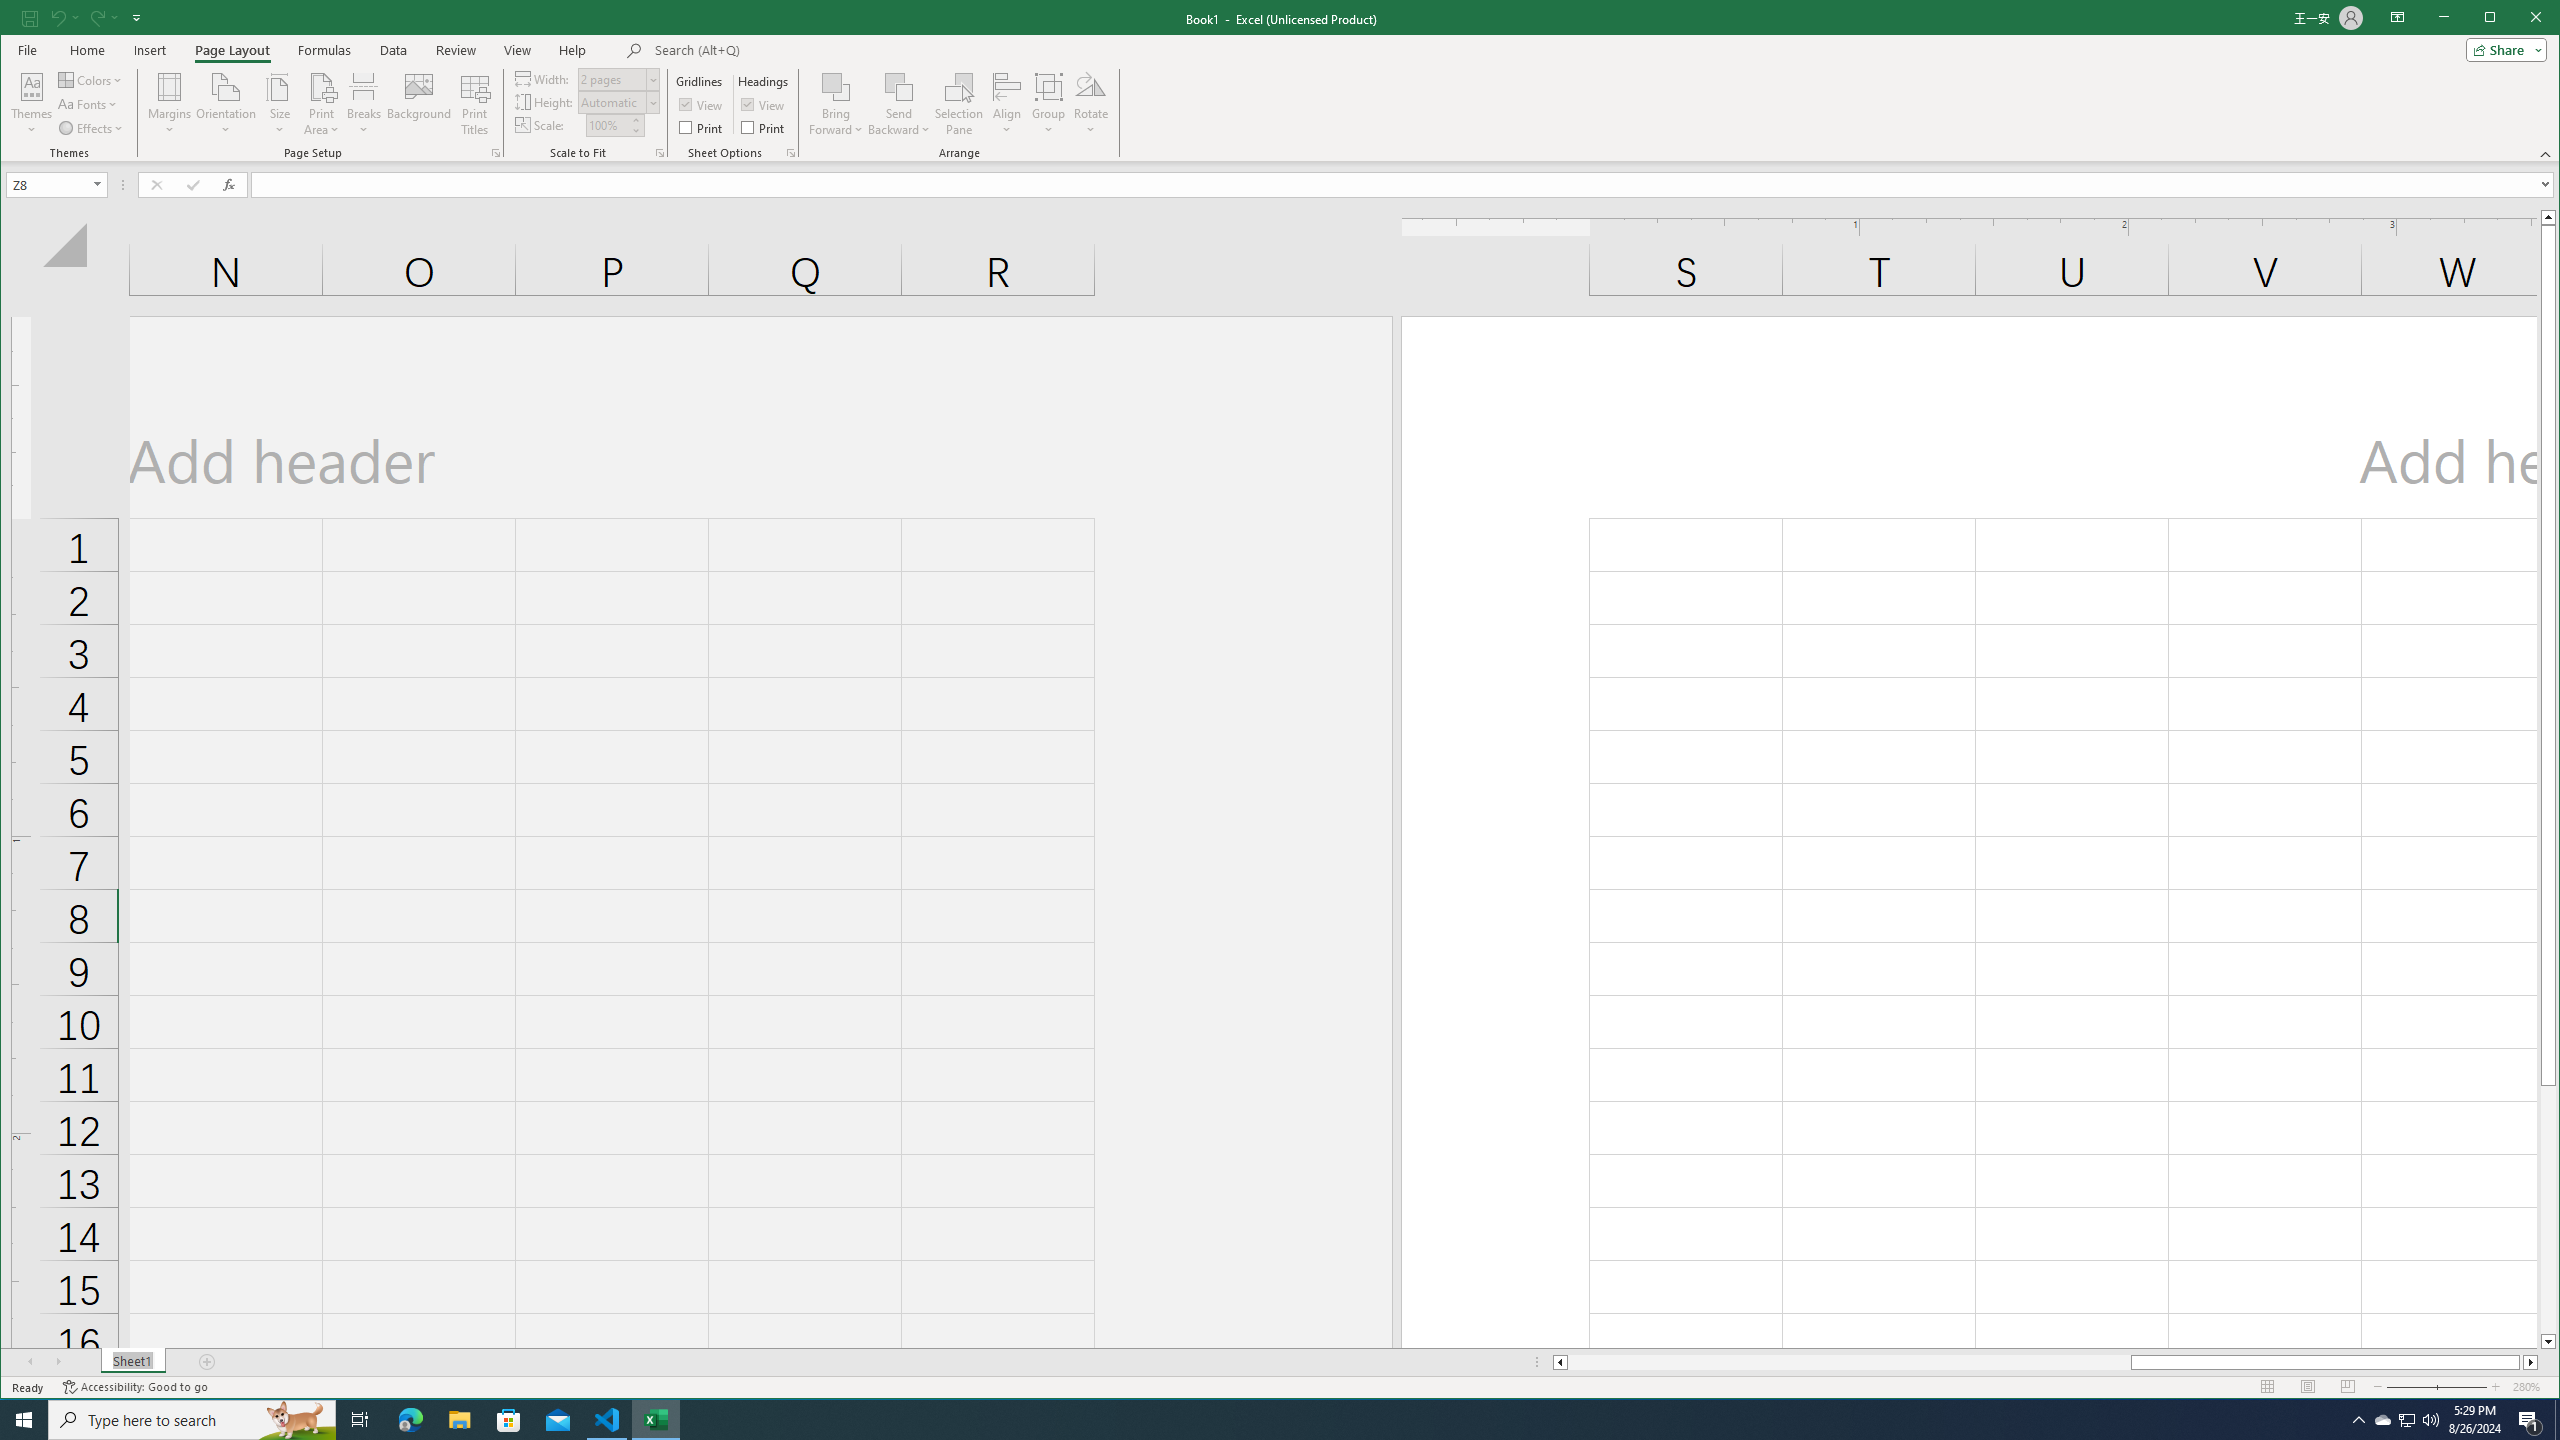  Describe the element at coordinates (897, 103) in the screenshot. I see `'Send Backward'` at that location.